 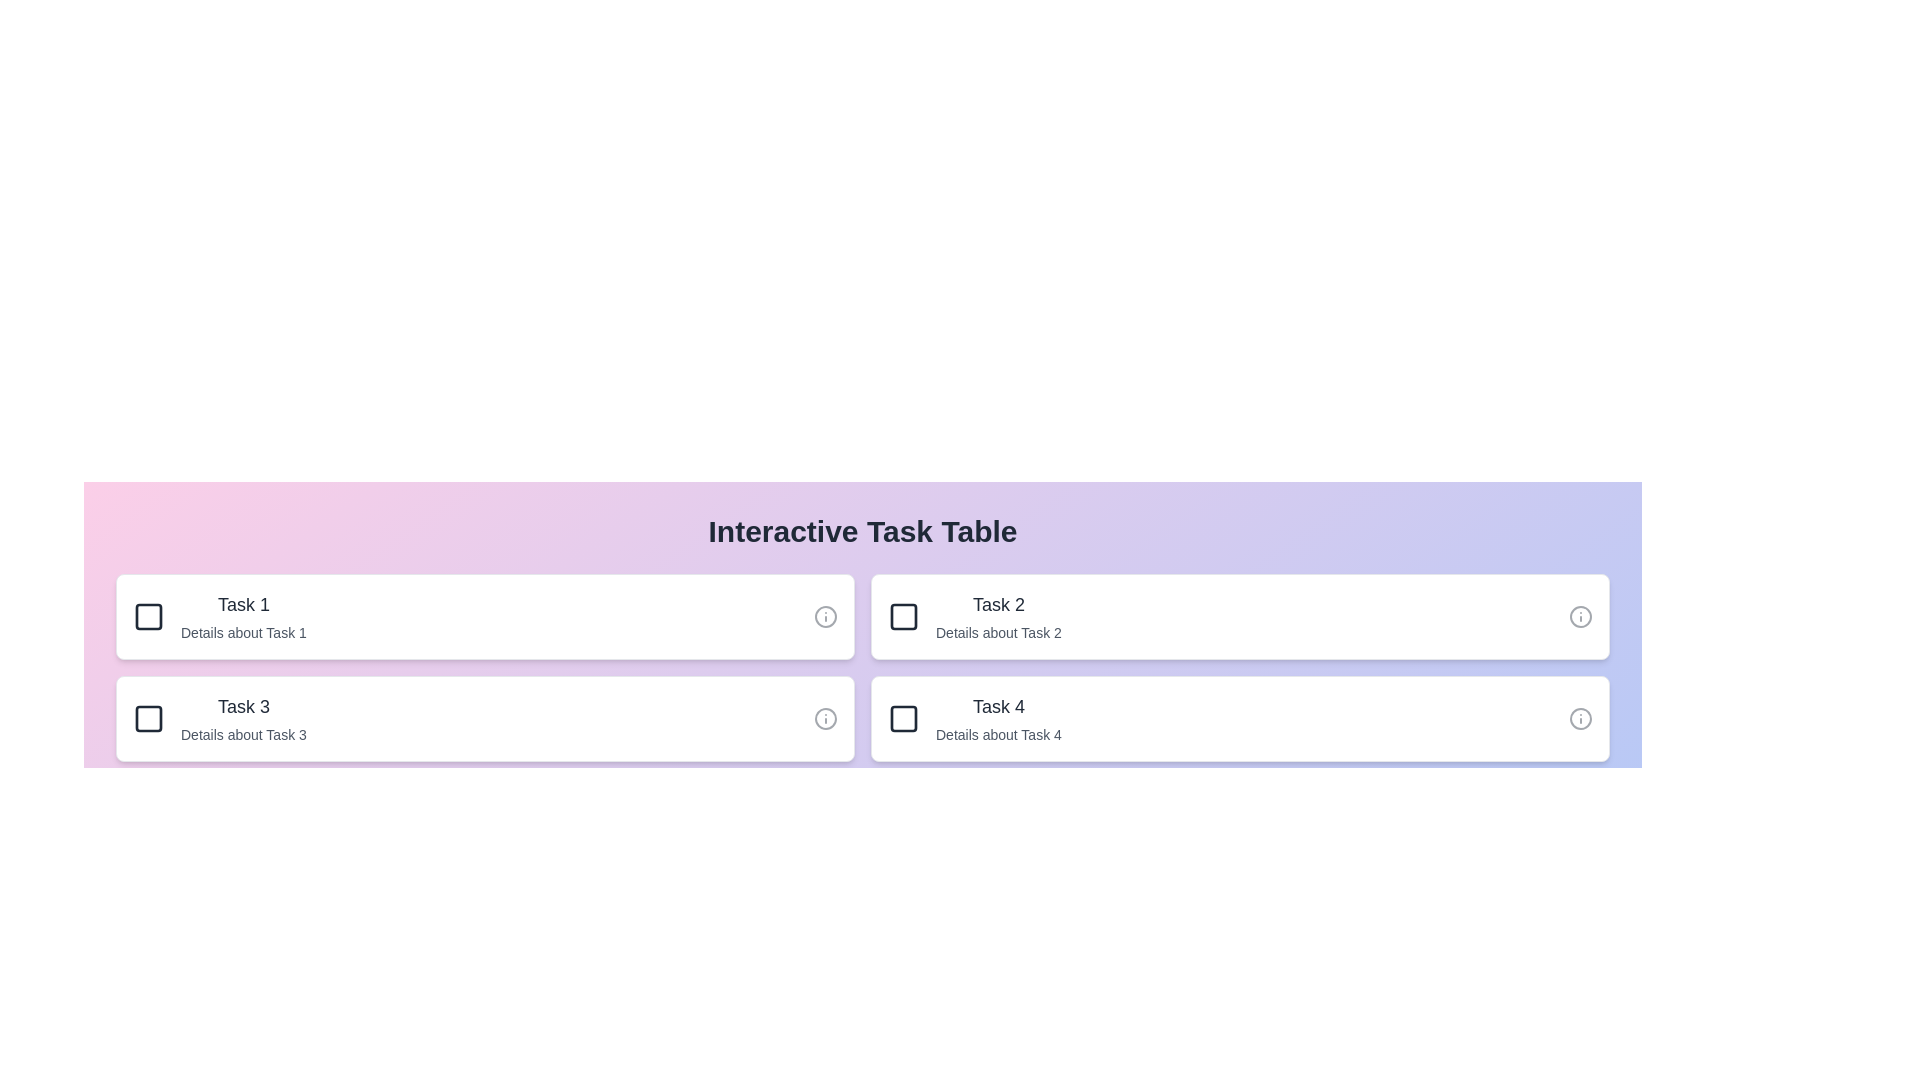 I want to click on checkbox next to task 4 to mark it as completed, so click(x=902, y=717).